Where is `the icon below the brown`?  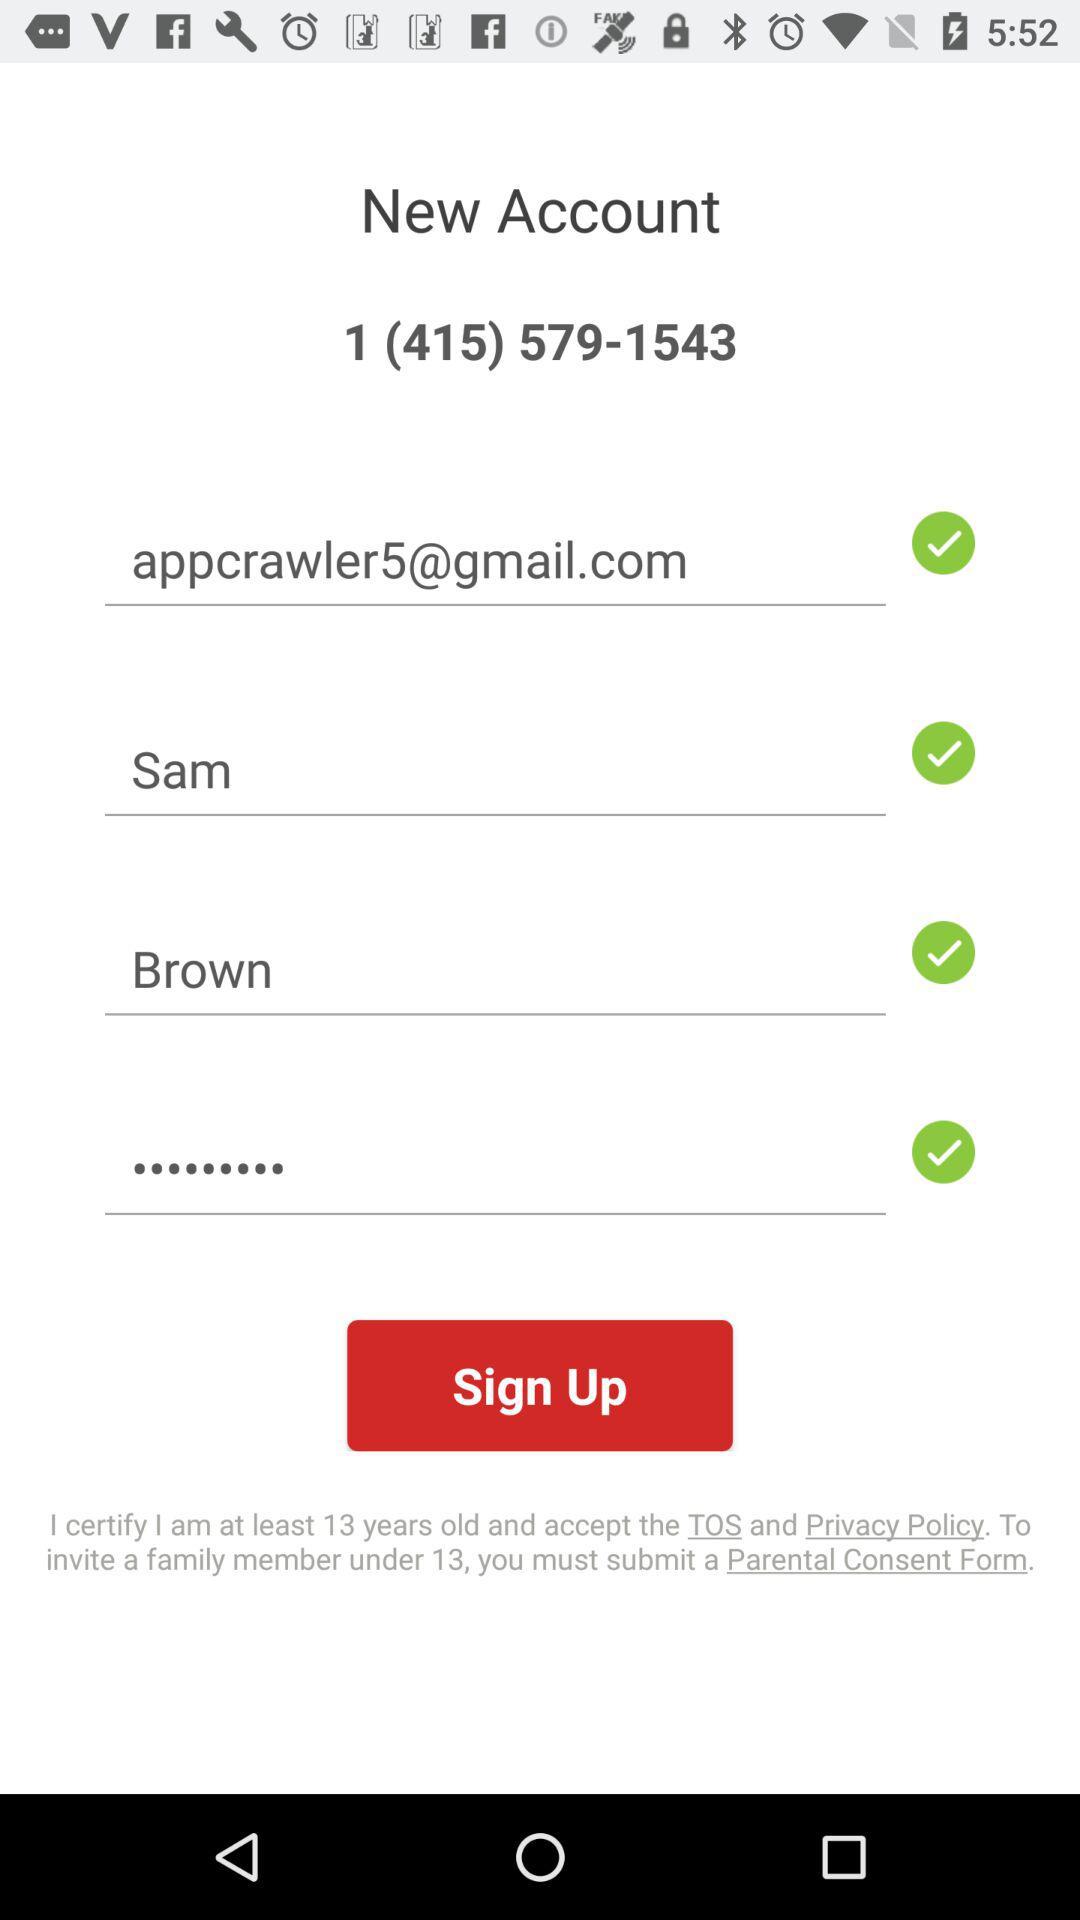
the icon below the brown is located at coordinates (495, 1167).